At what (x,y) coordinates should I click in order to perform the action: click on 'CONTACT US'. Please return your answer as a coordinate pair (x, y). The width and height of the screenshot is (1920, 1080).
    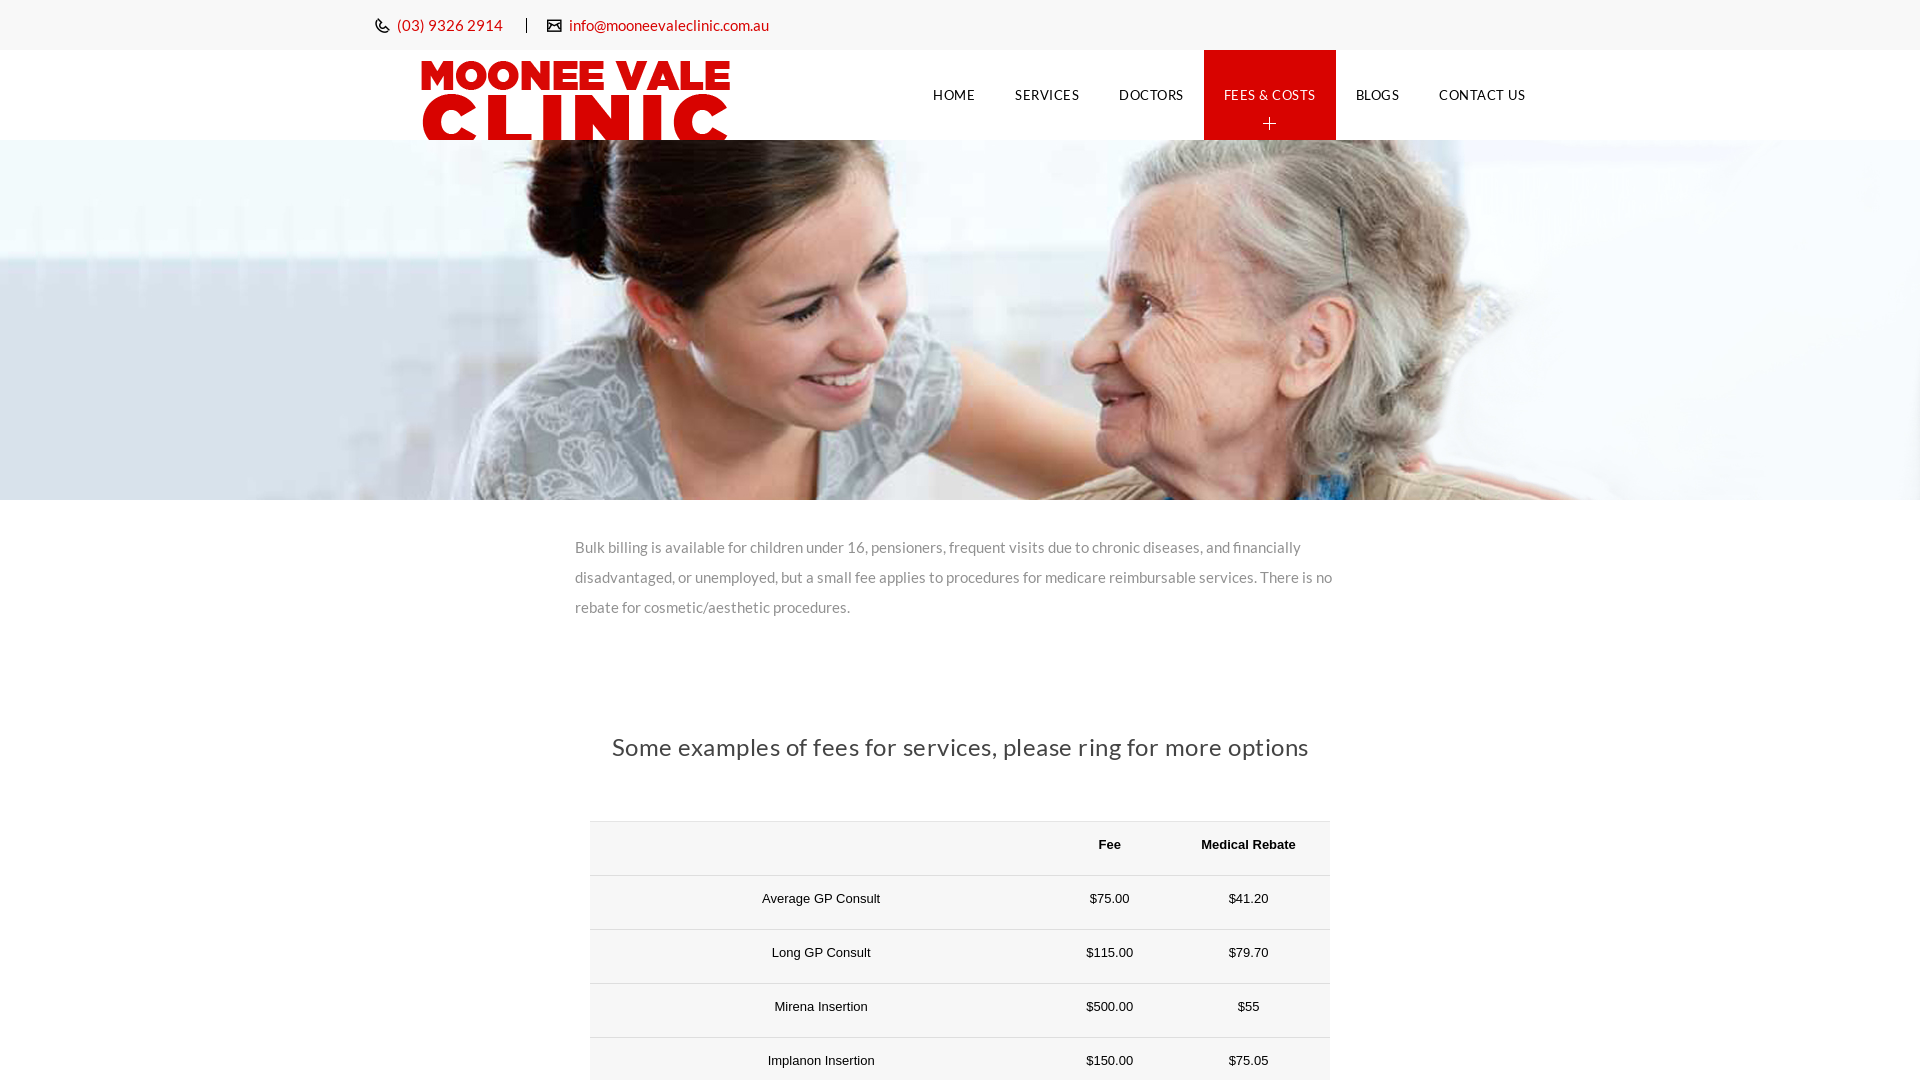
    Looking at the image, I should click on (1482, 95).